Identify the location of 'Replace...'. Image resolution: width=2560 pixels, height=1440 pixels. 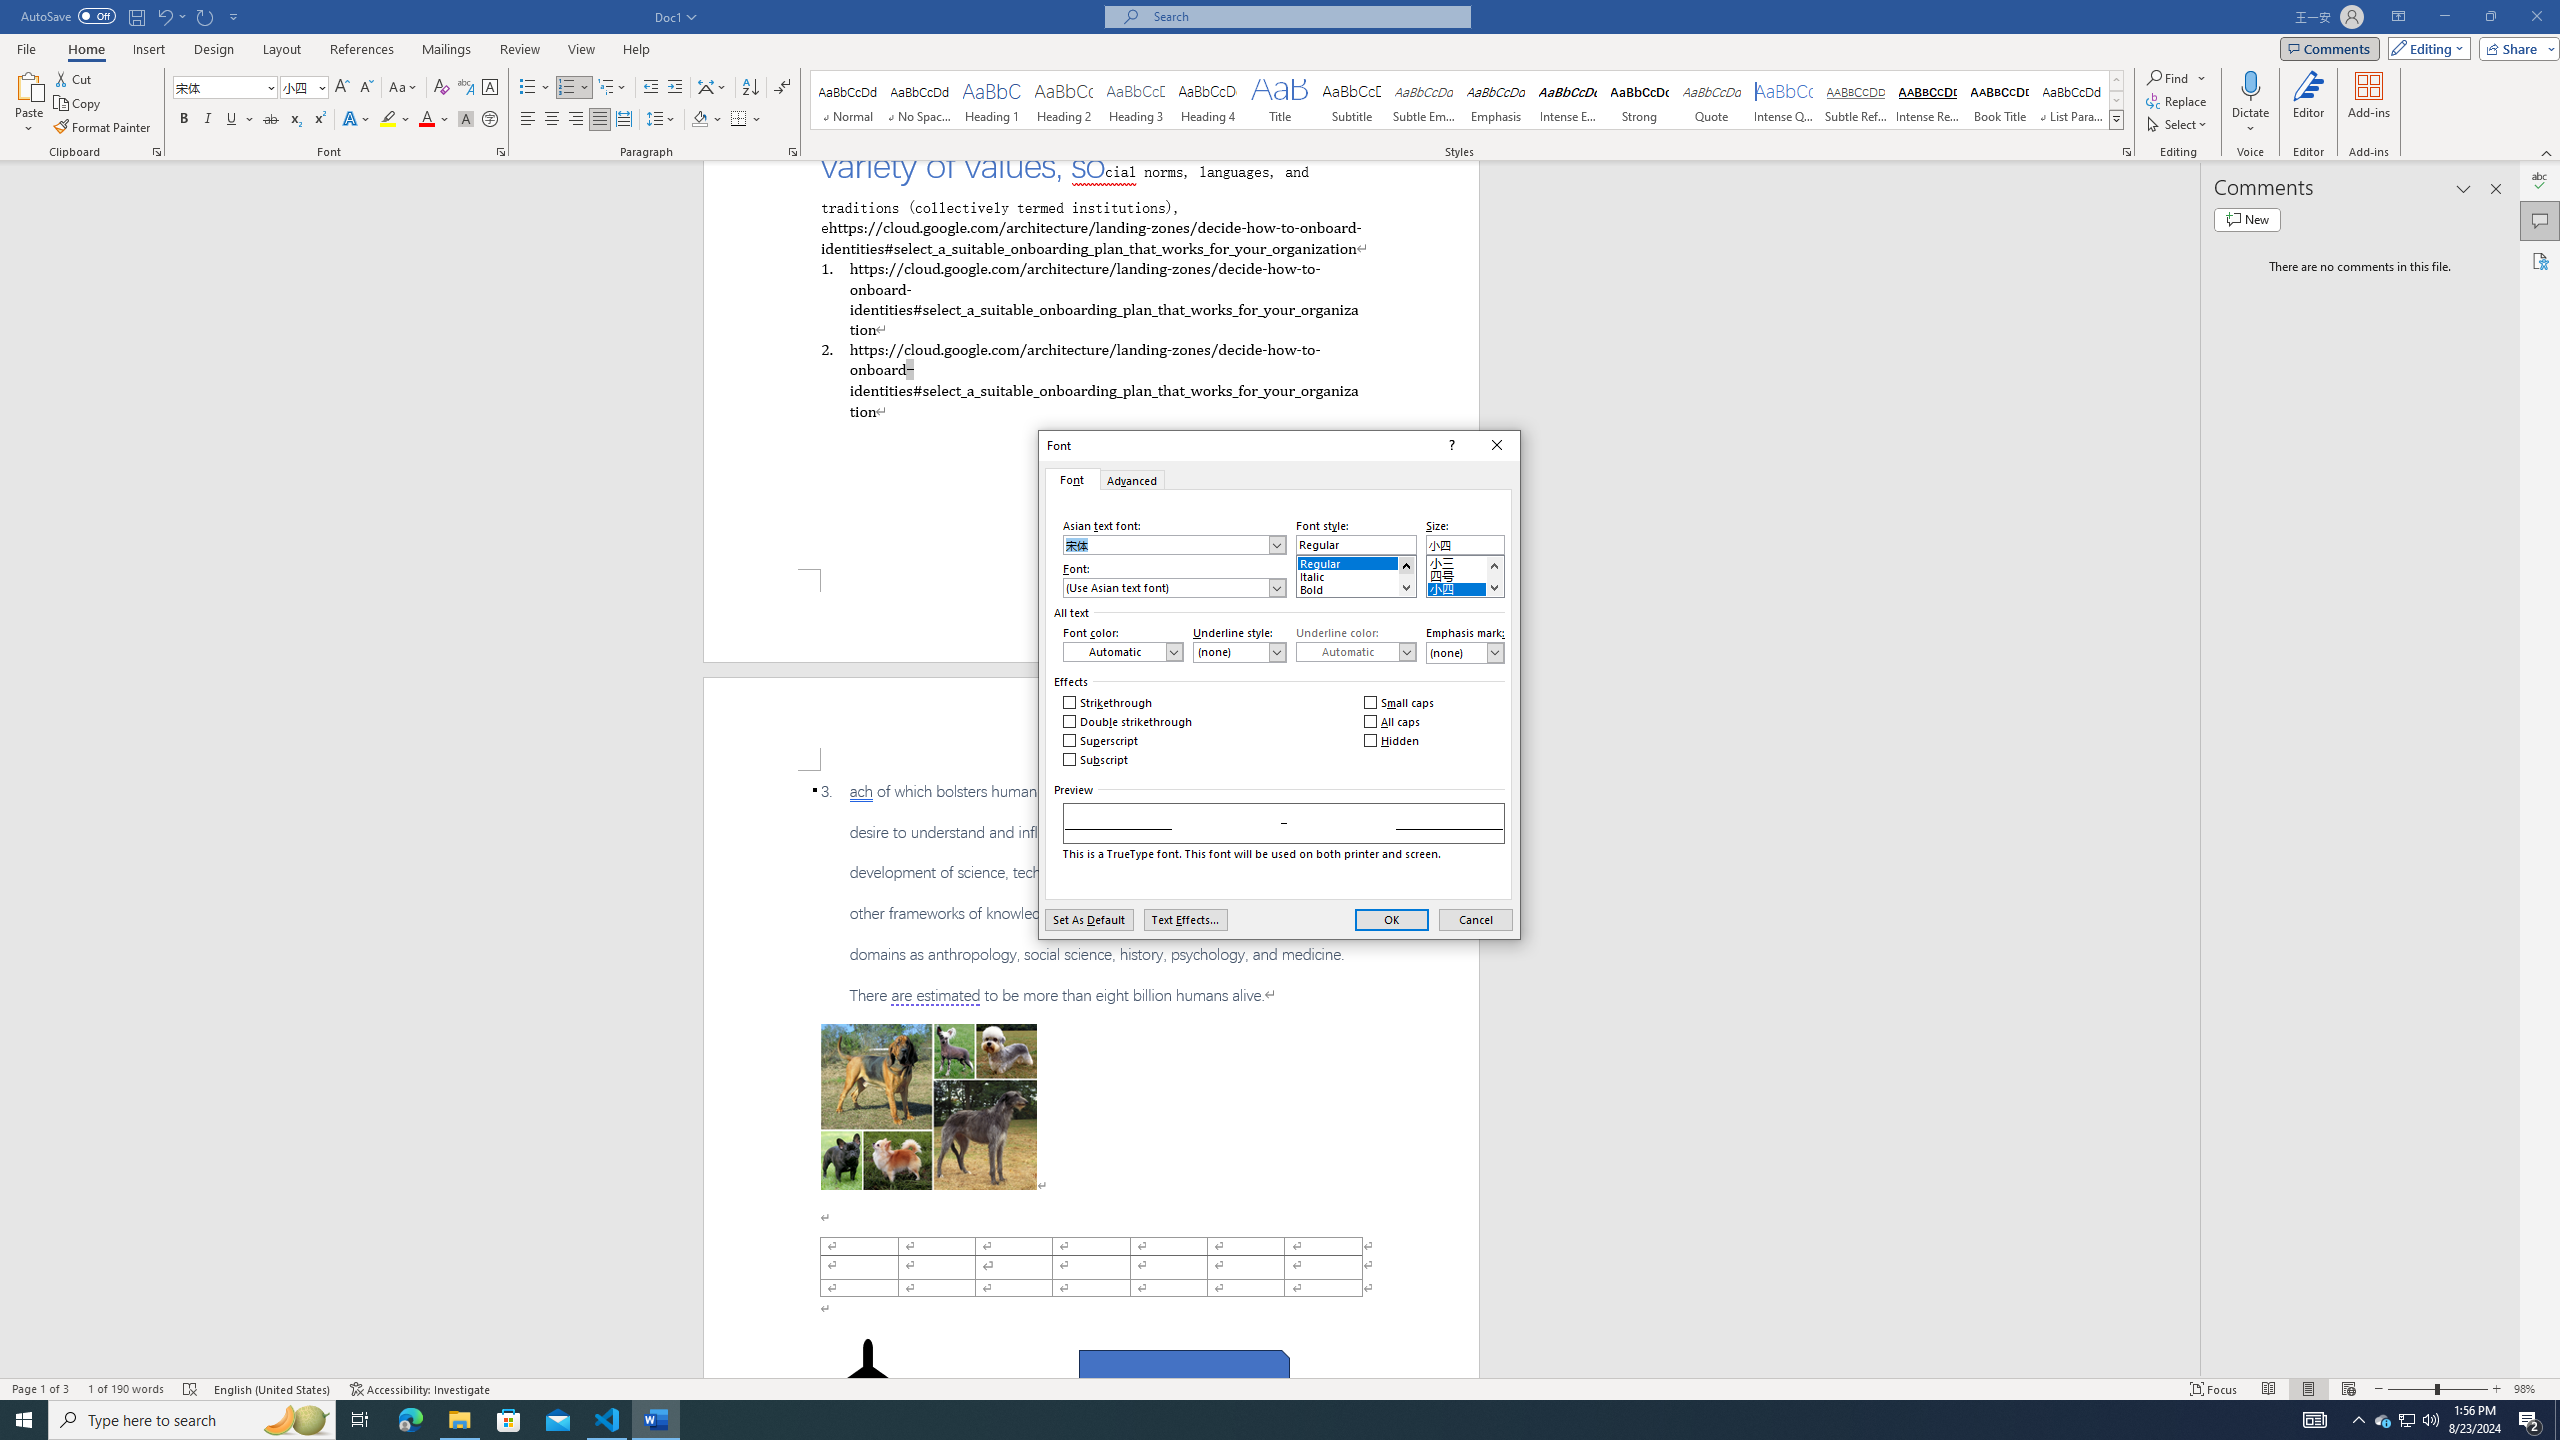
(2176, 99).